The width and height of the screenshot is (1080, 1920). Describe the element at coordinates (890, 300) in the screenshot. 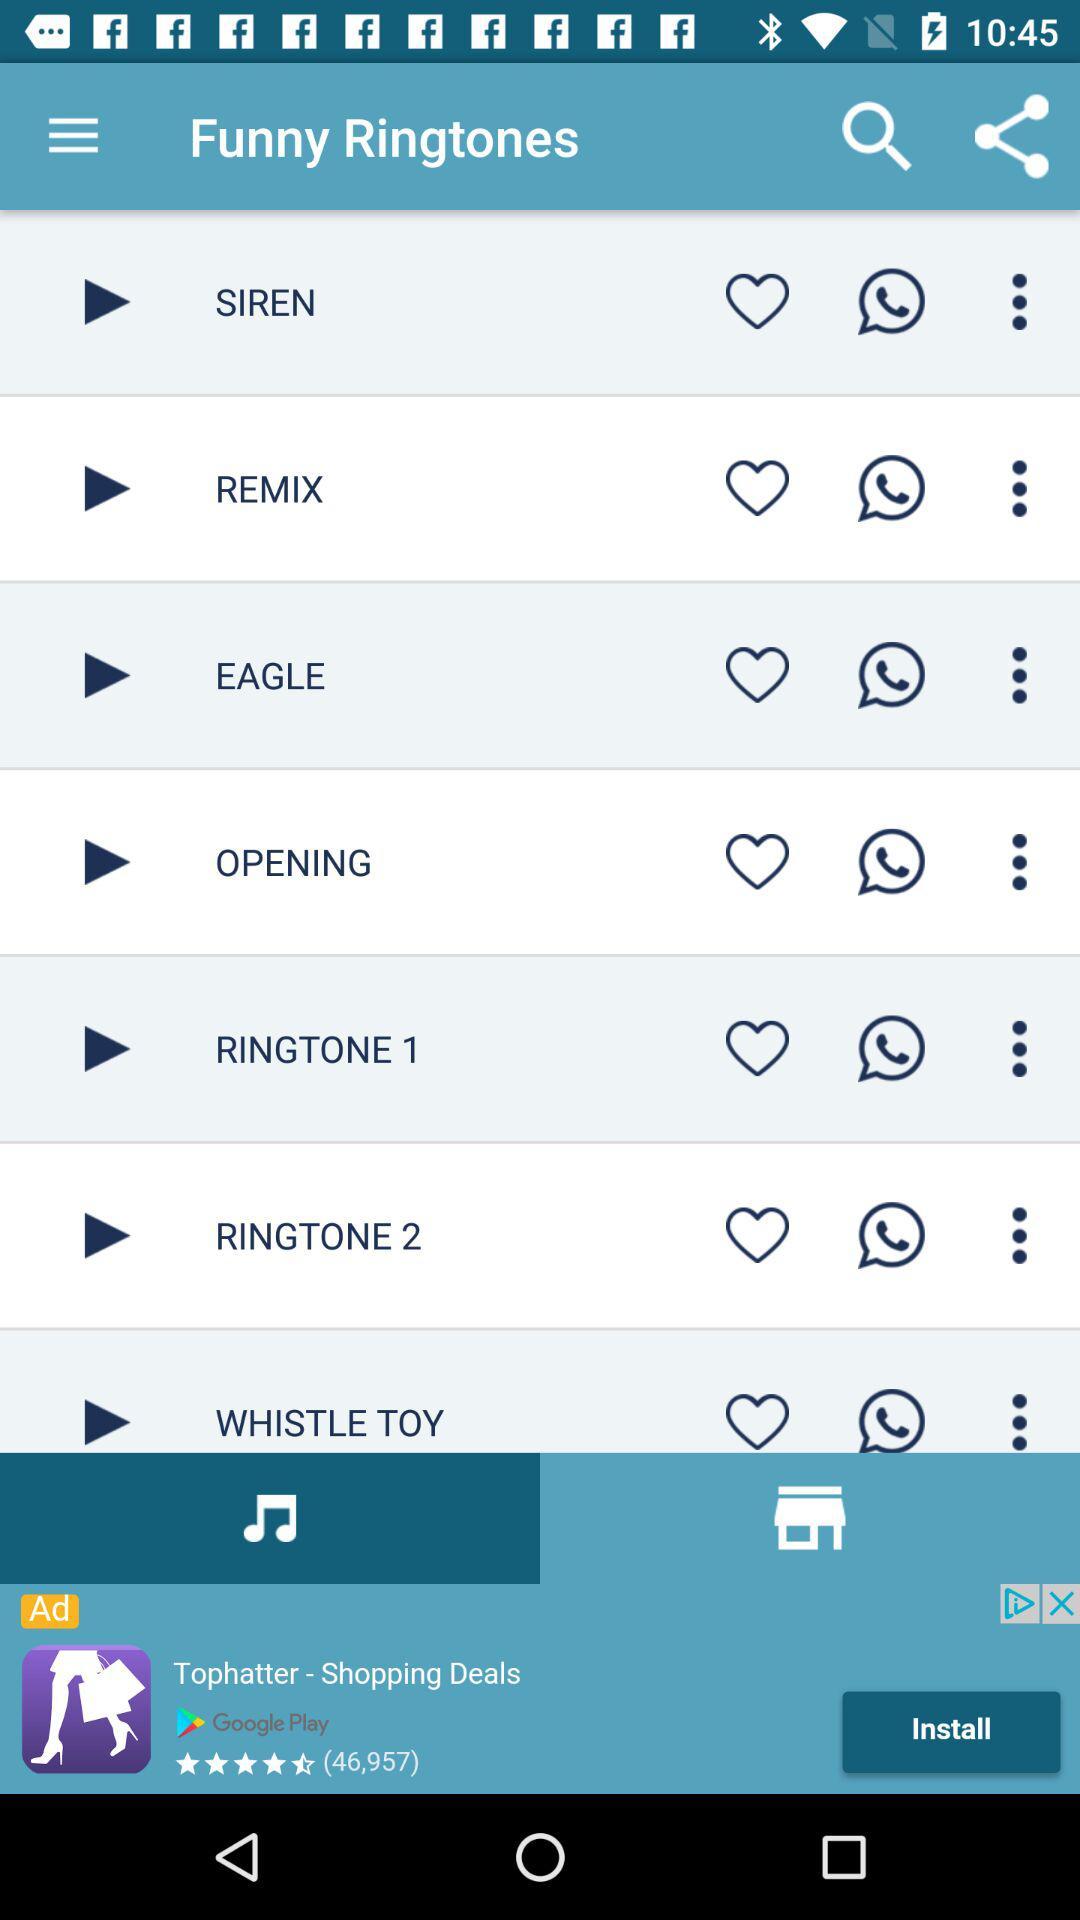

I see `use for whatsapp` at that location.